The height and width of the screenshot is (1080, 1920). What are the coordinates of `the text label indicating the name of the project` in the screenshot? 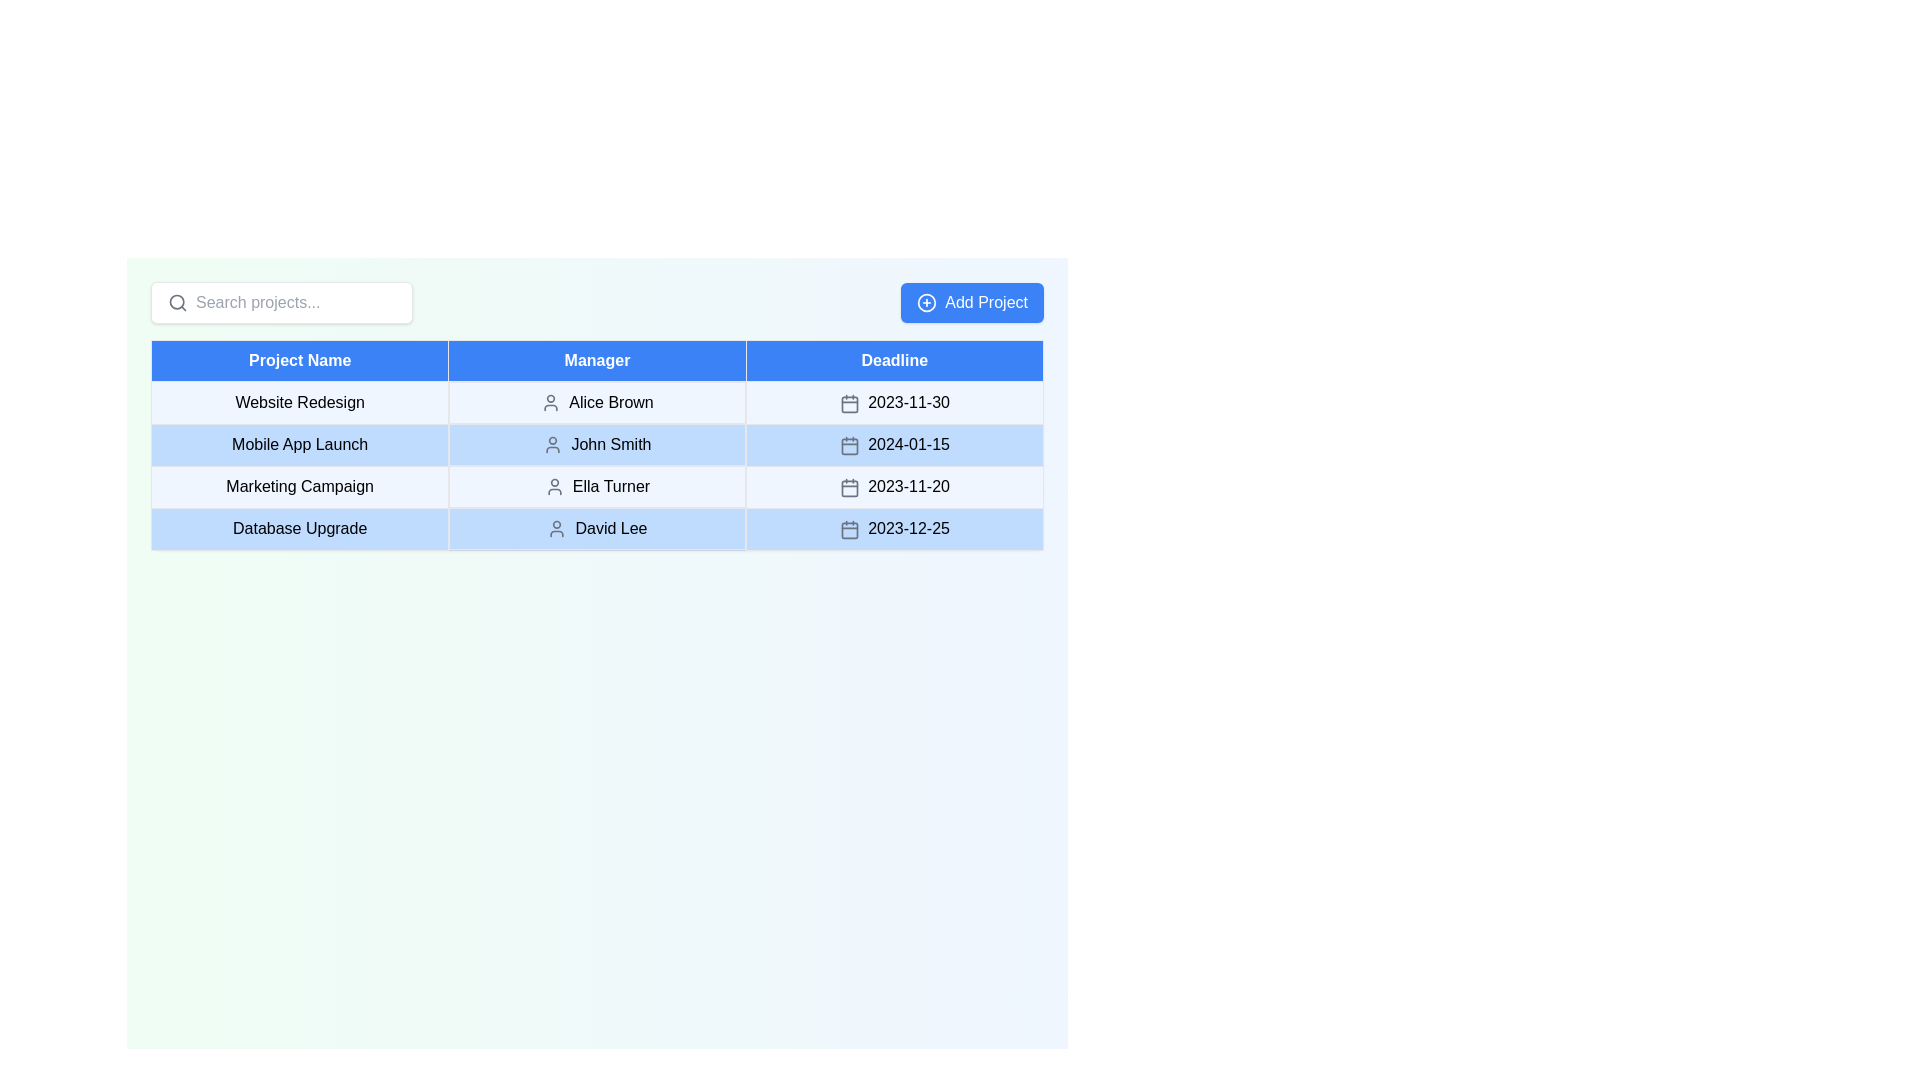 It's located at (299, 528).